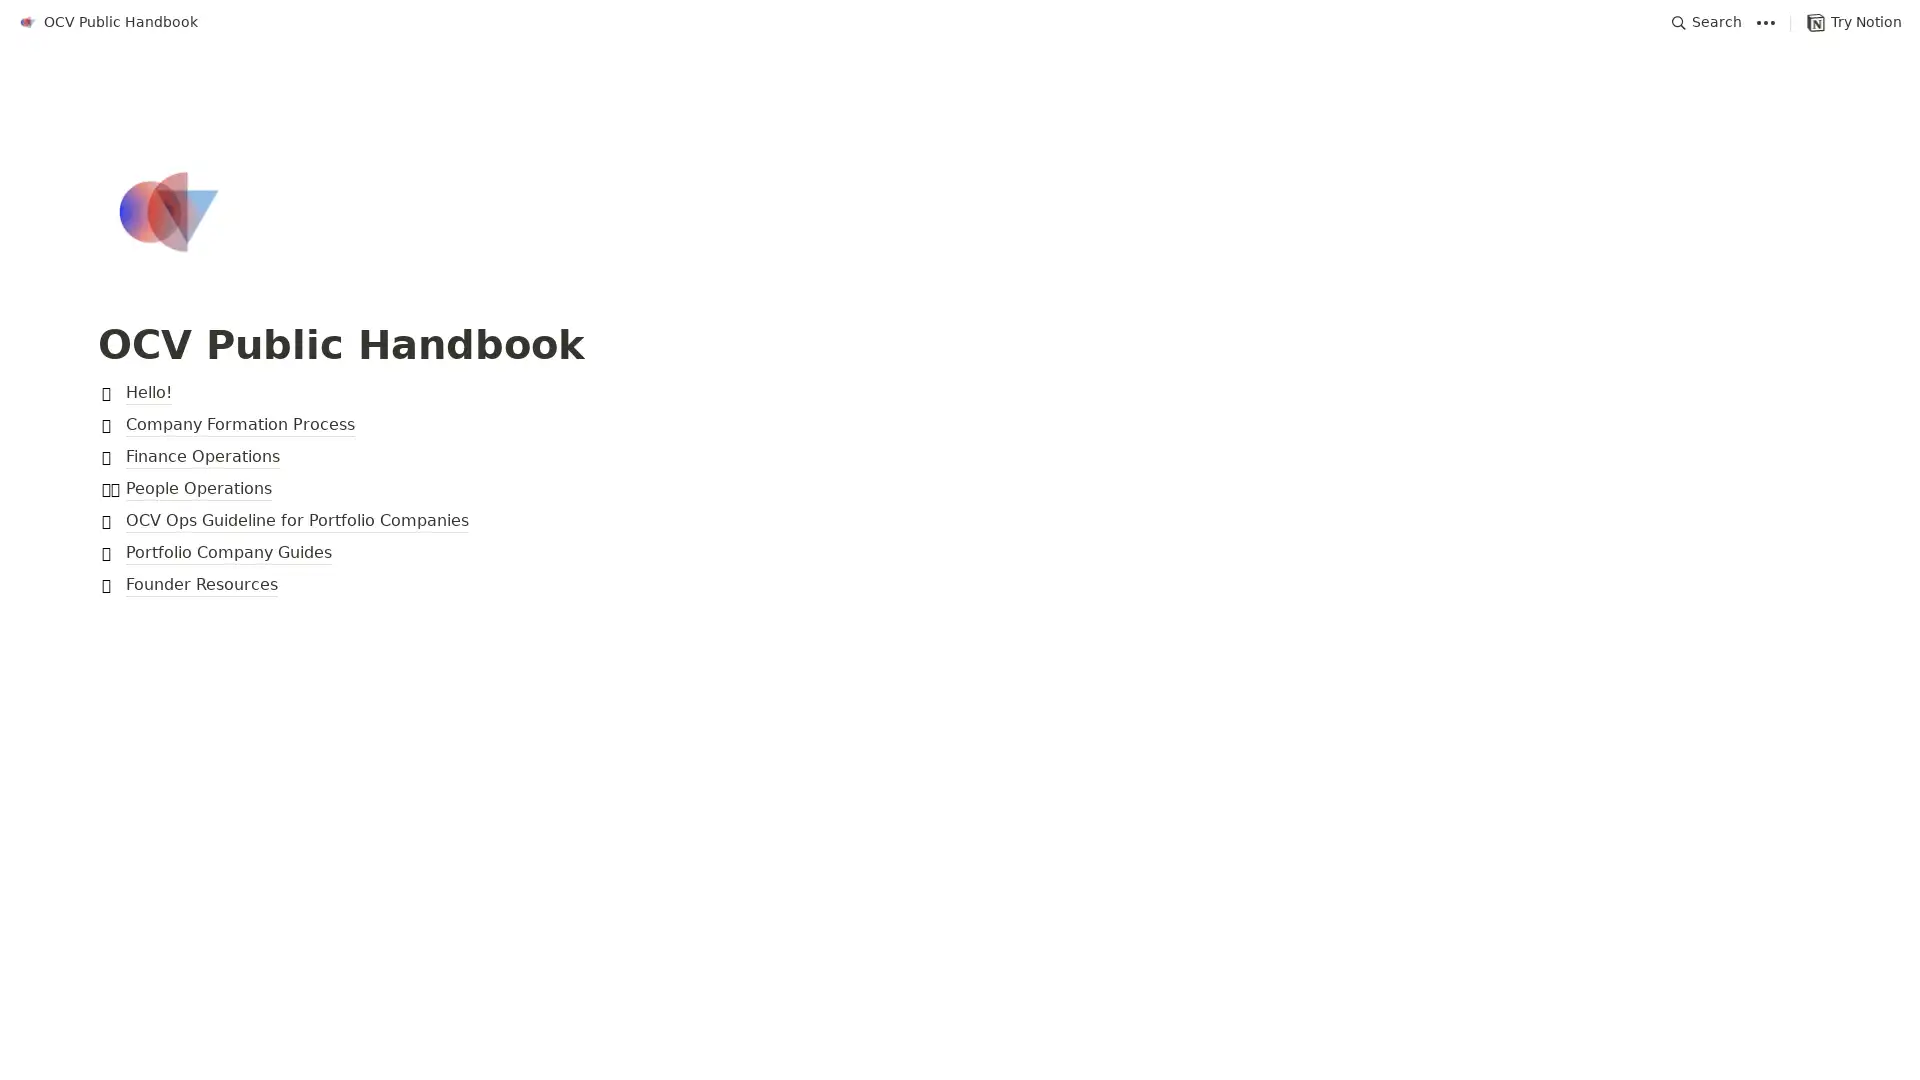 The width and height of the screenshot is (1920, 1080). I want to click on Founder Resources, so click(960, 585).